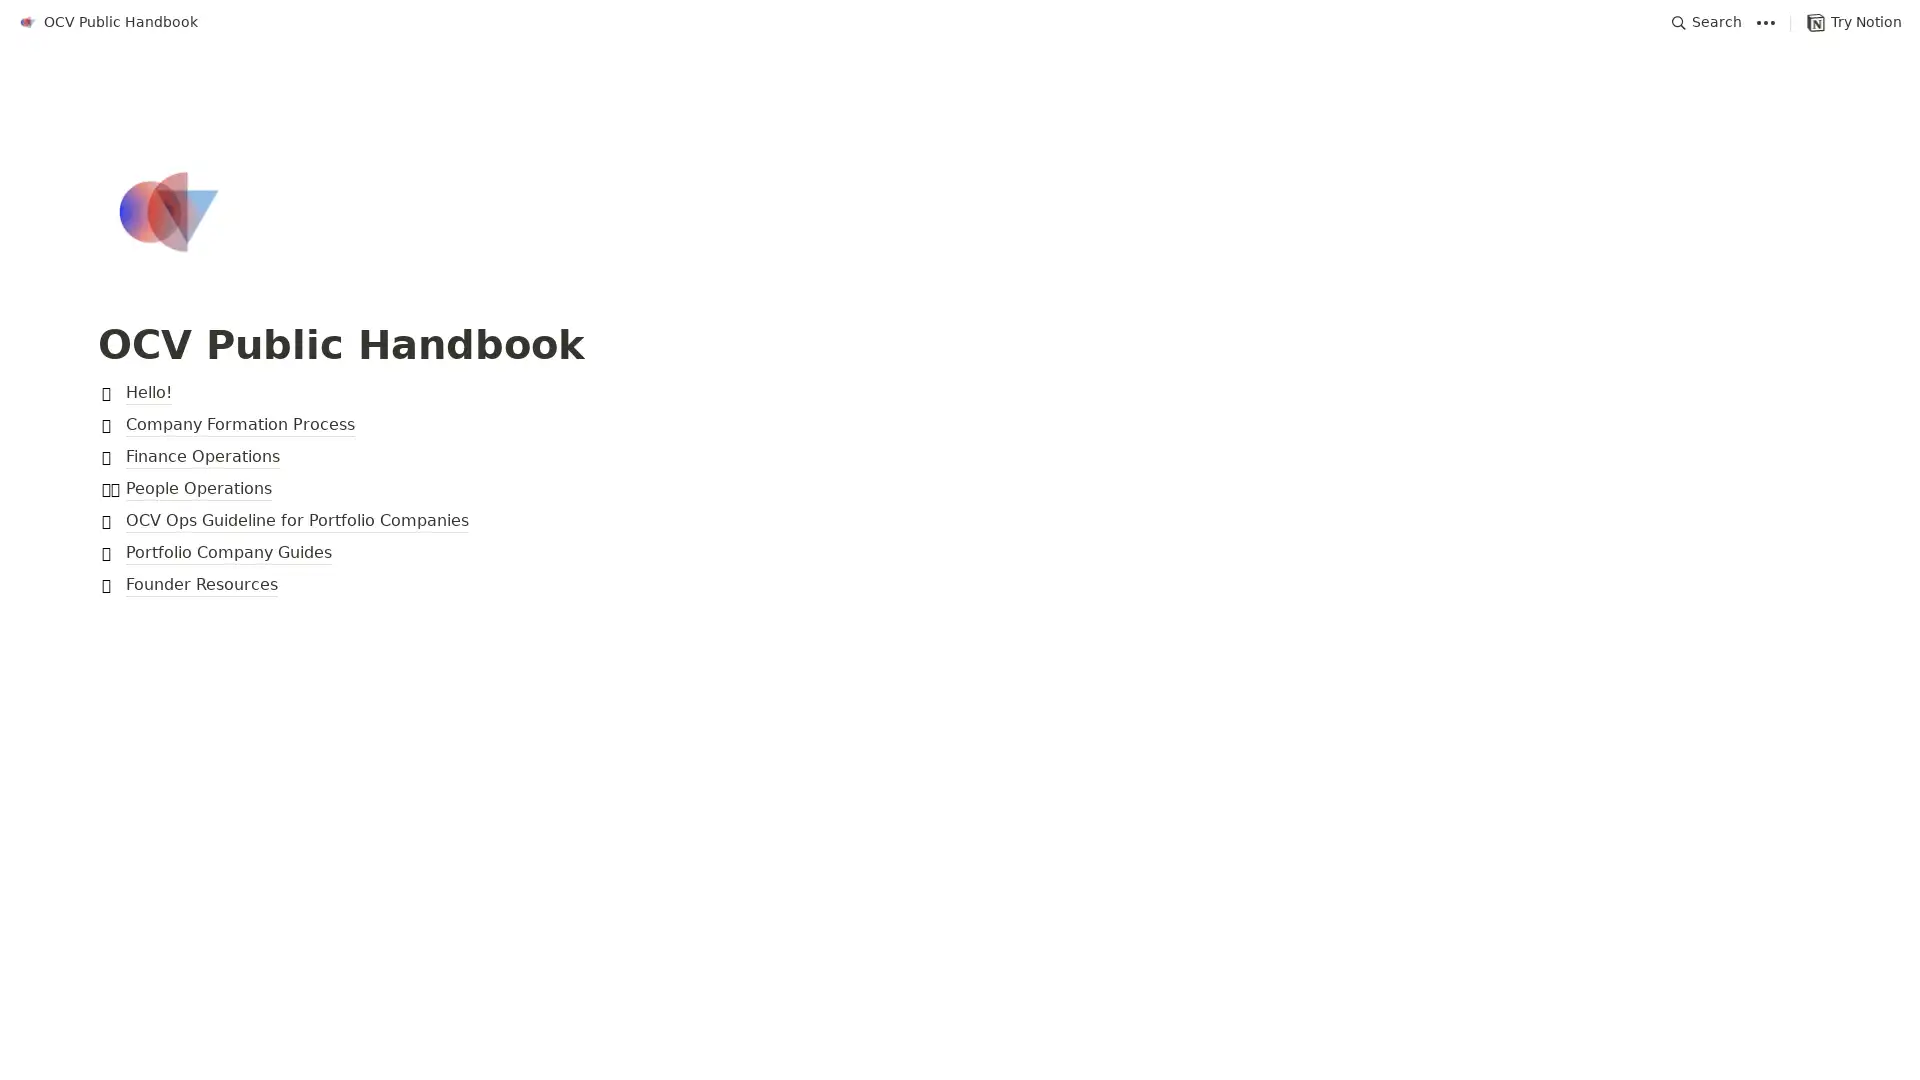 The width and height of the screenshot is (1920, 1080). I want to click on Founder Resources, so click(960, 585).